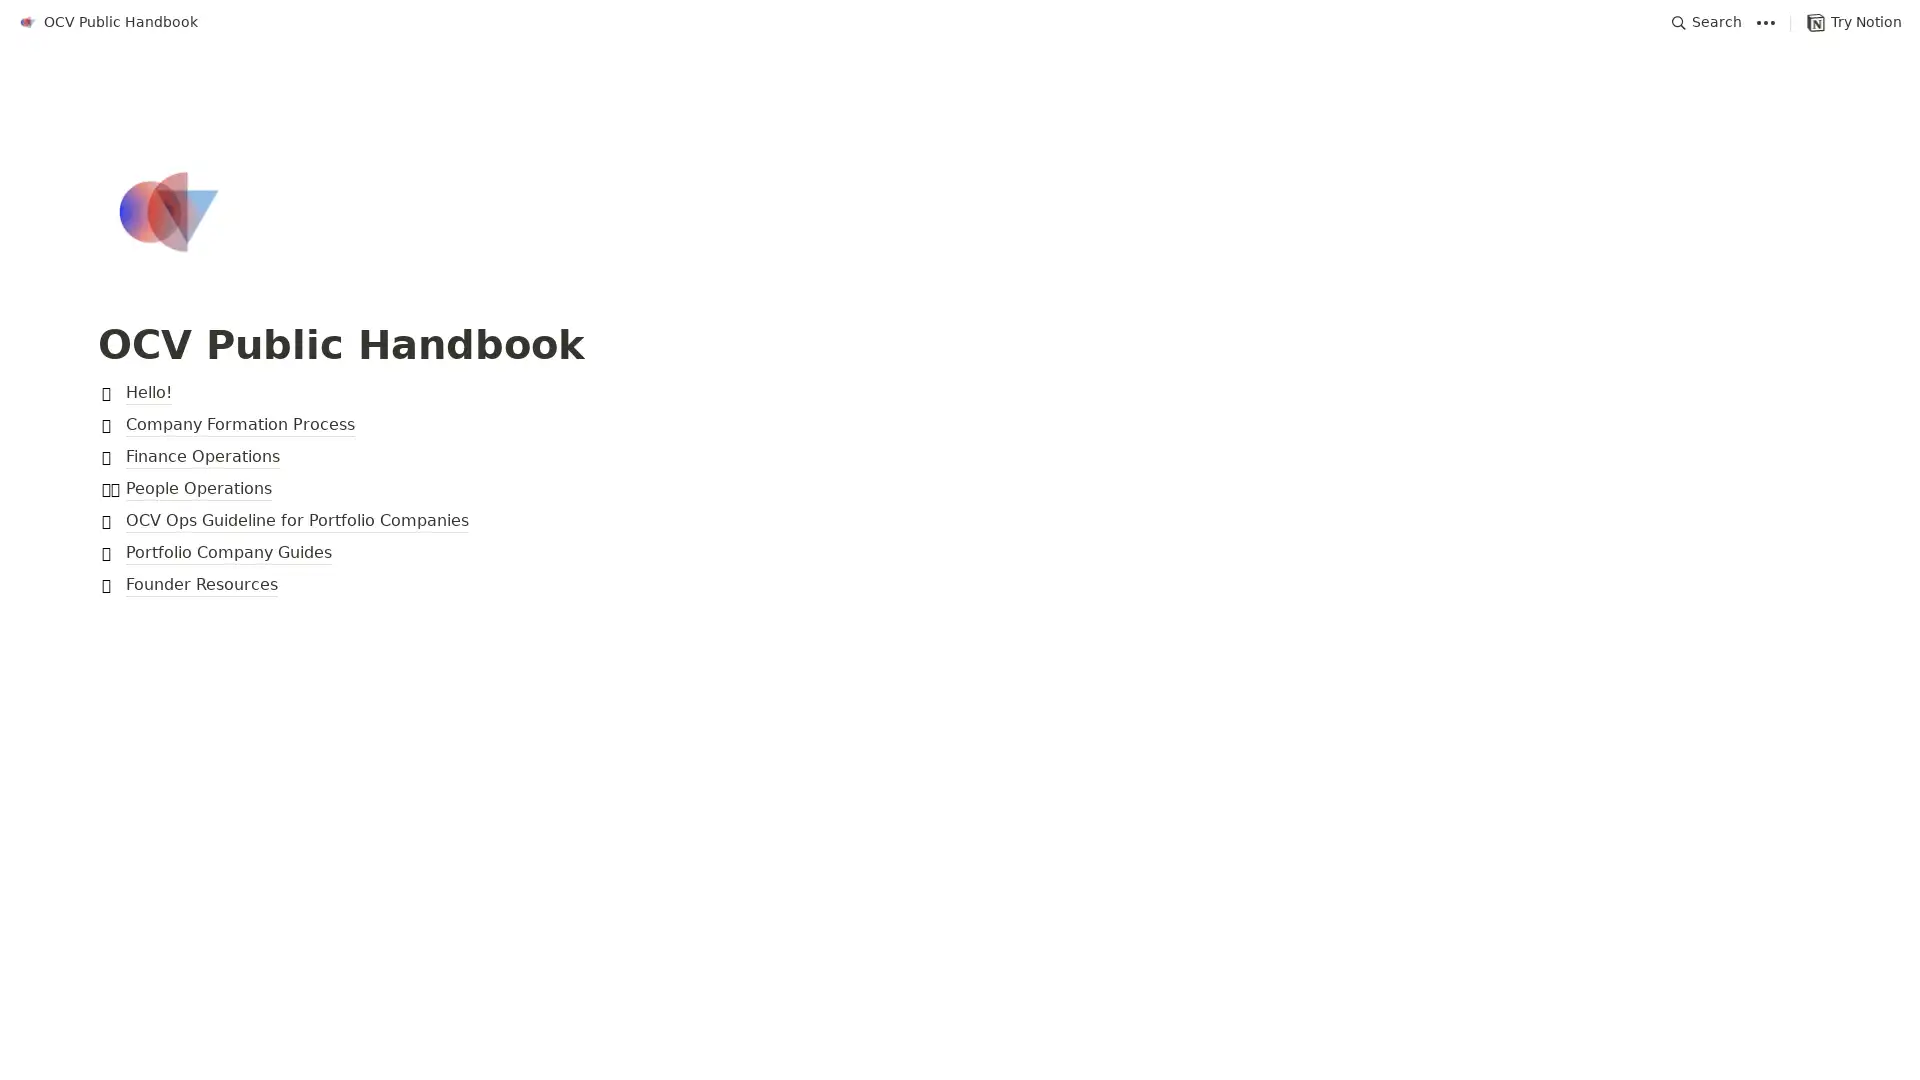 The width and height of the screenshot is (1920, 1080). I want to click on Founder Resources, so click(960, 585).